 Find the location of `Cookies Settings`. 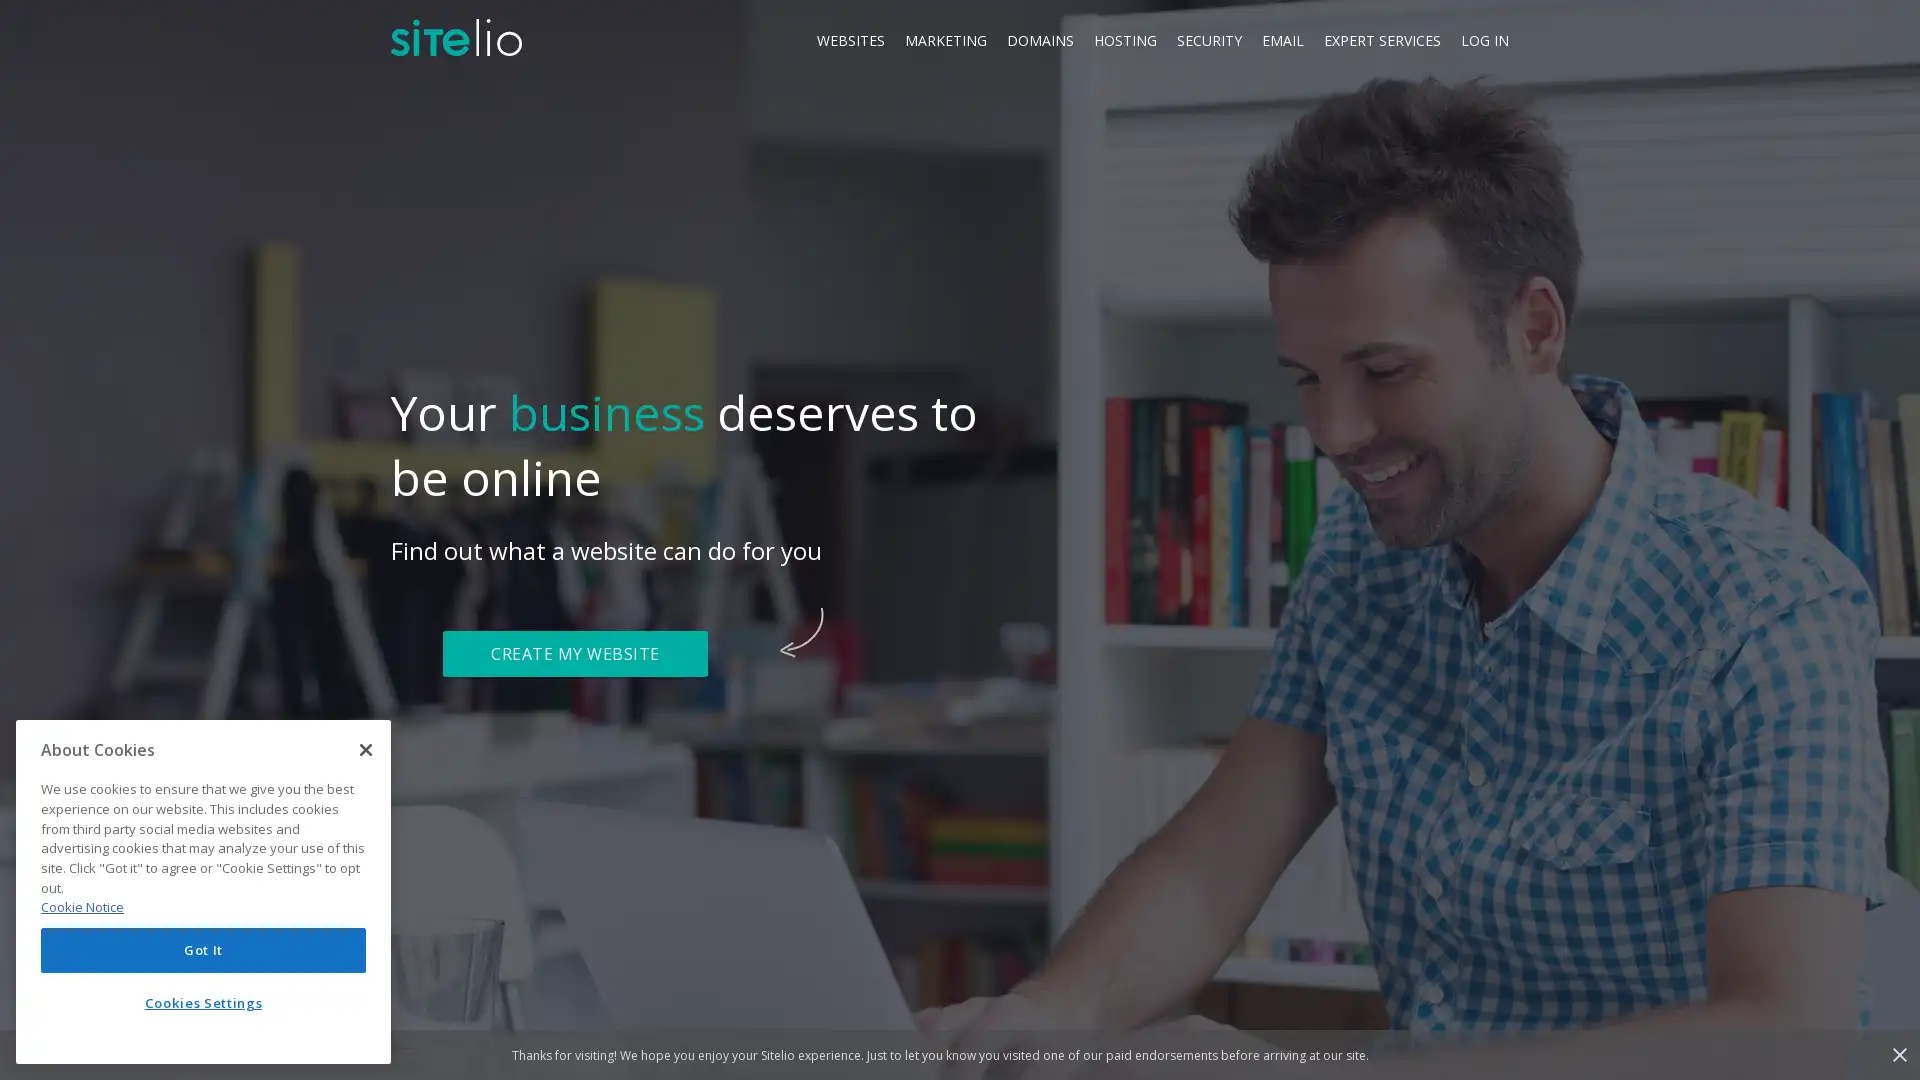

Cookies Settings is located at coordinates (203, 1002).